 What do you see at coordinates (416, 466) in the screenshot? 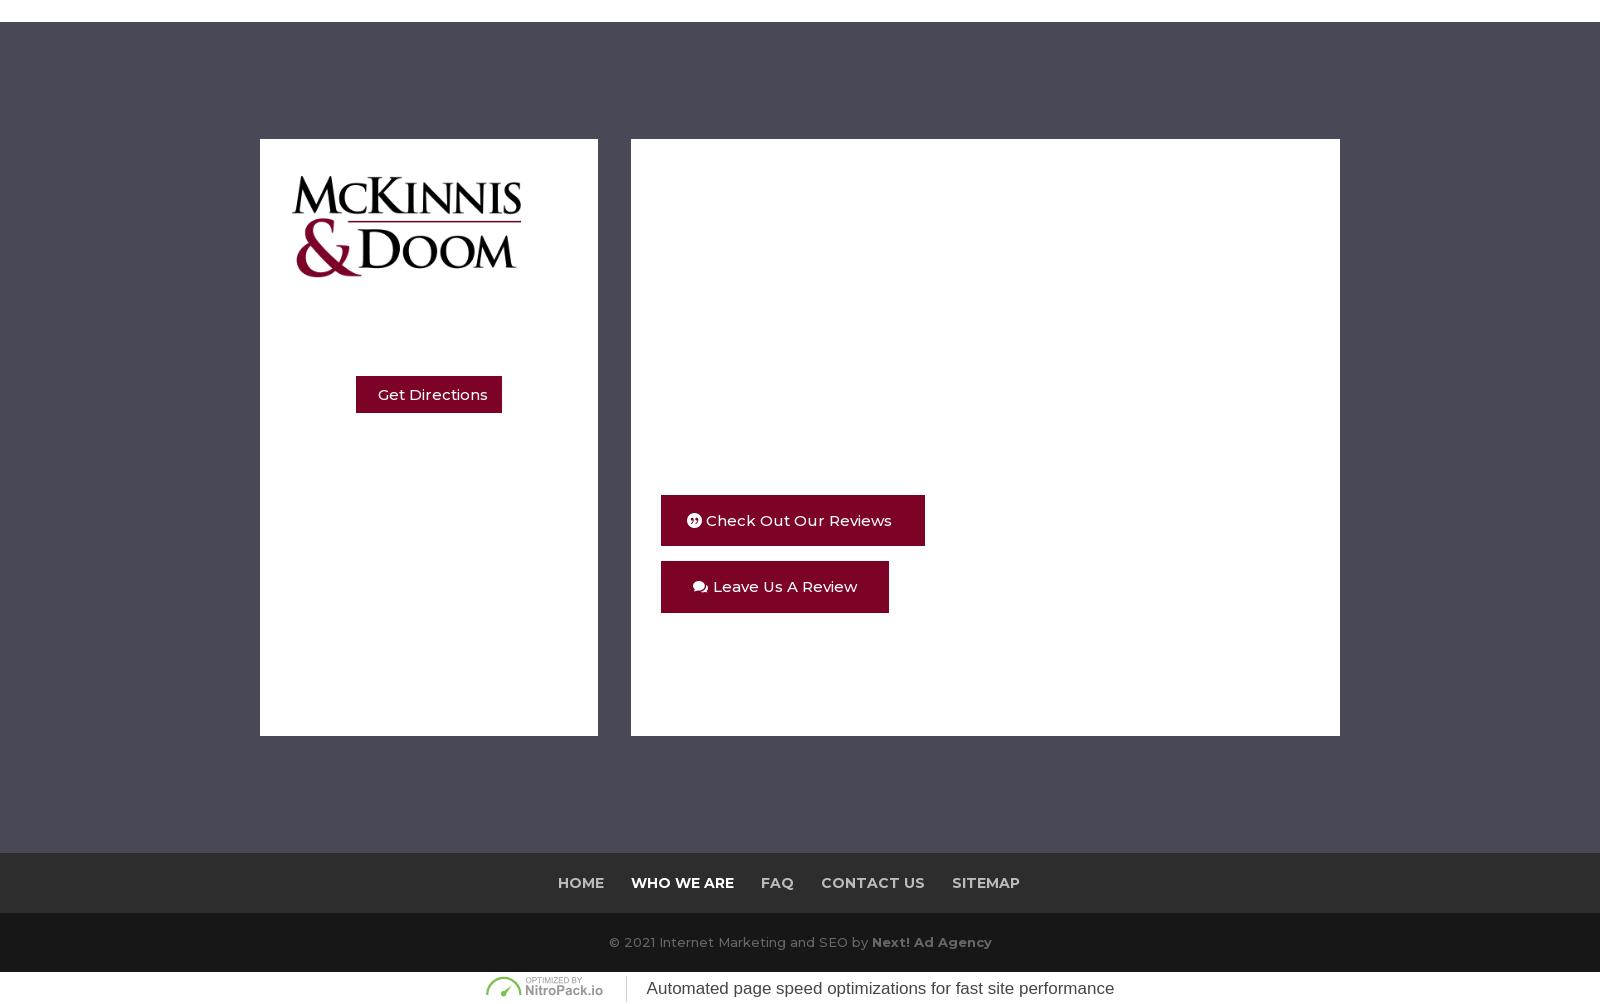
I see `'Monday — Thursday'` at bounding box center [416, 466].